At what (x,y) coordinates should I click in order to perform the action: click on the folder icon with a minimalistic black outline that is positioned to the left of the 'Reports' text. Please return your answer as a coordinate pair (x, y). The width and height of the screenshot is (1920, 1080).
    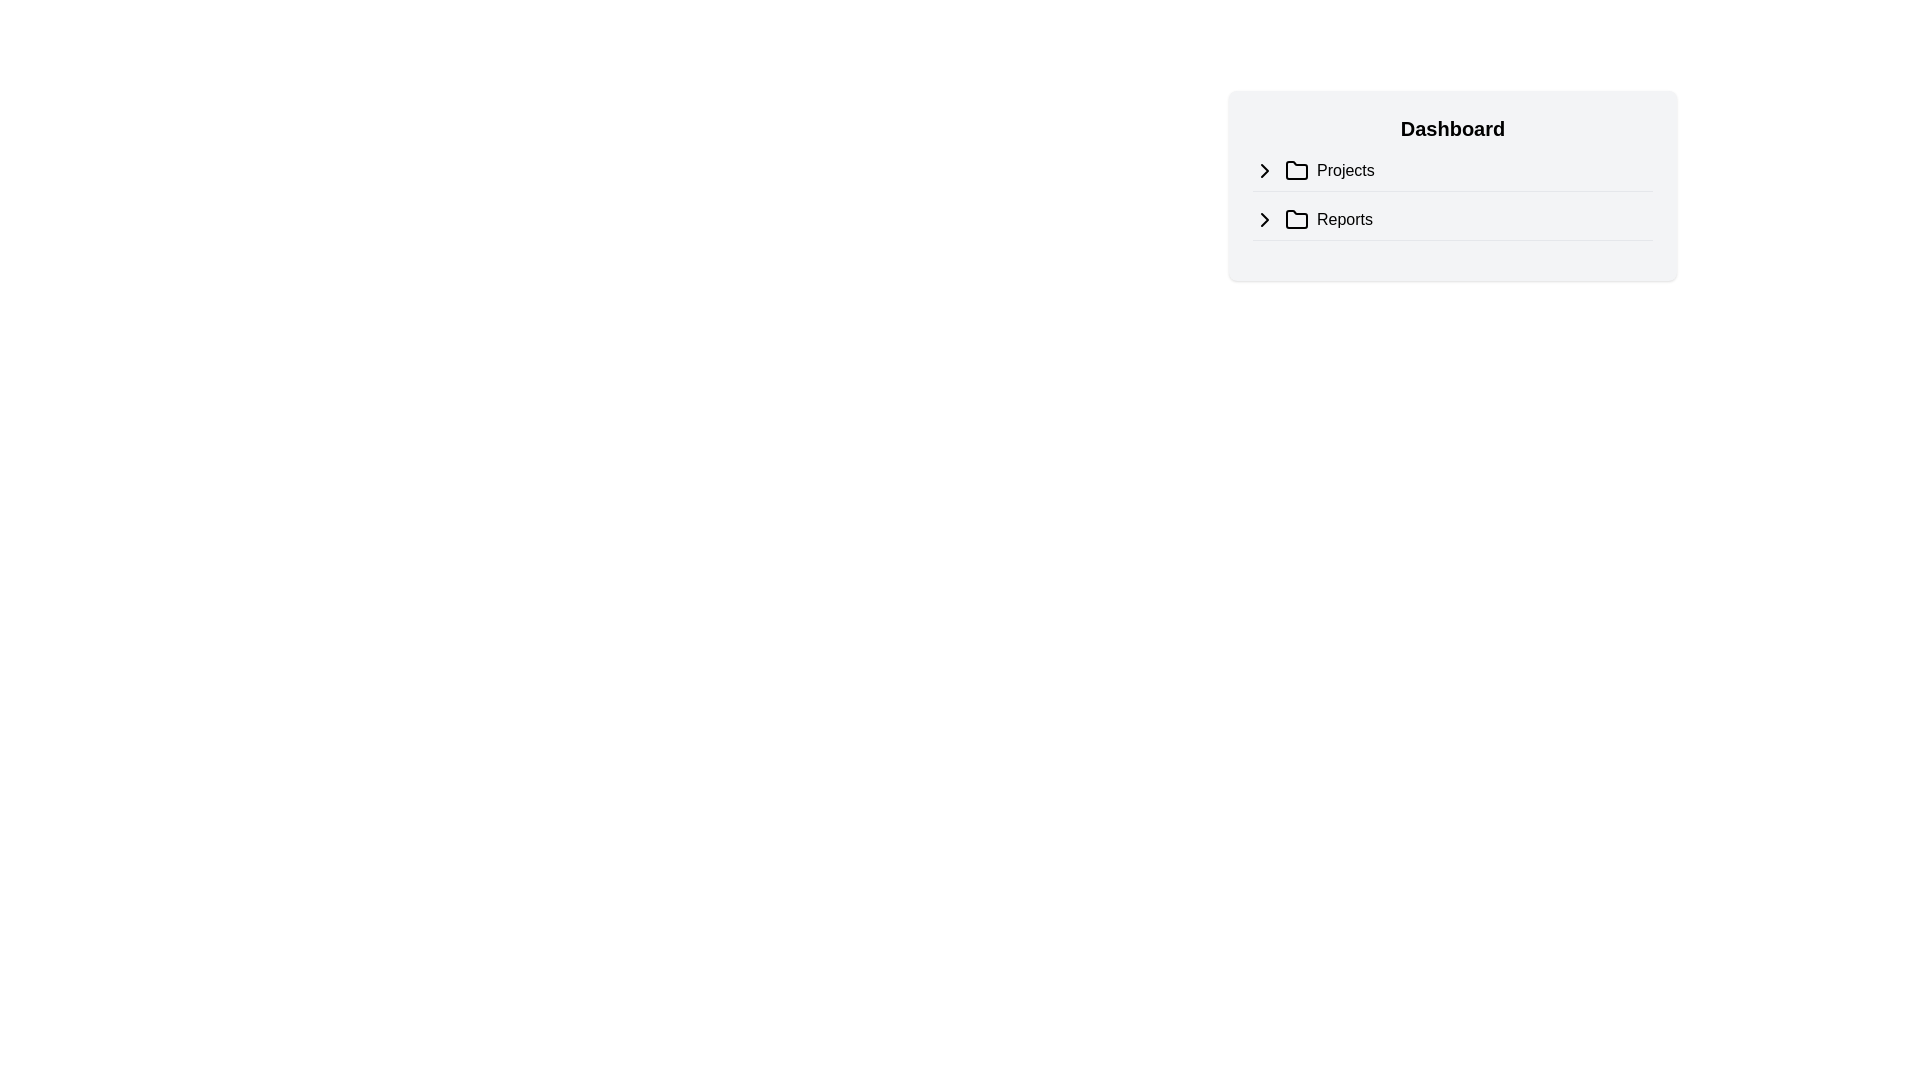
    Looking at the image, I should click on (1296, 219).